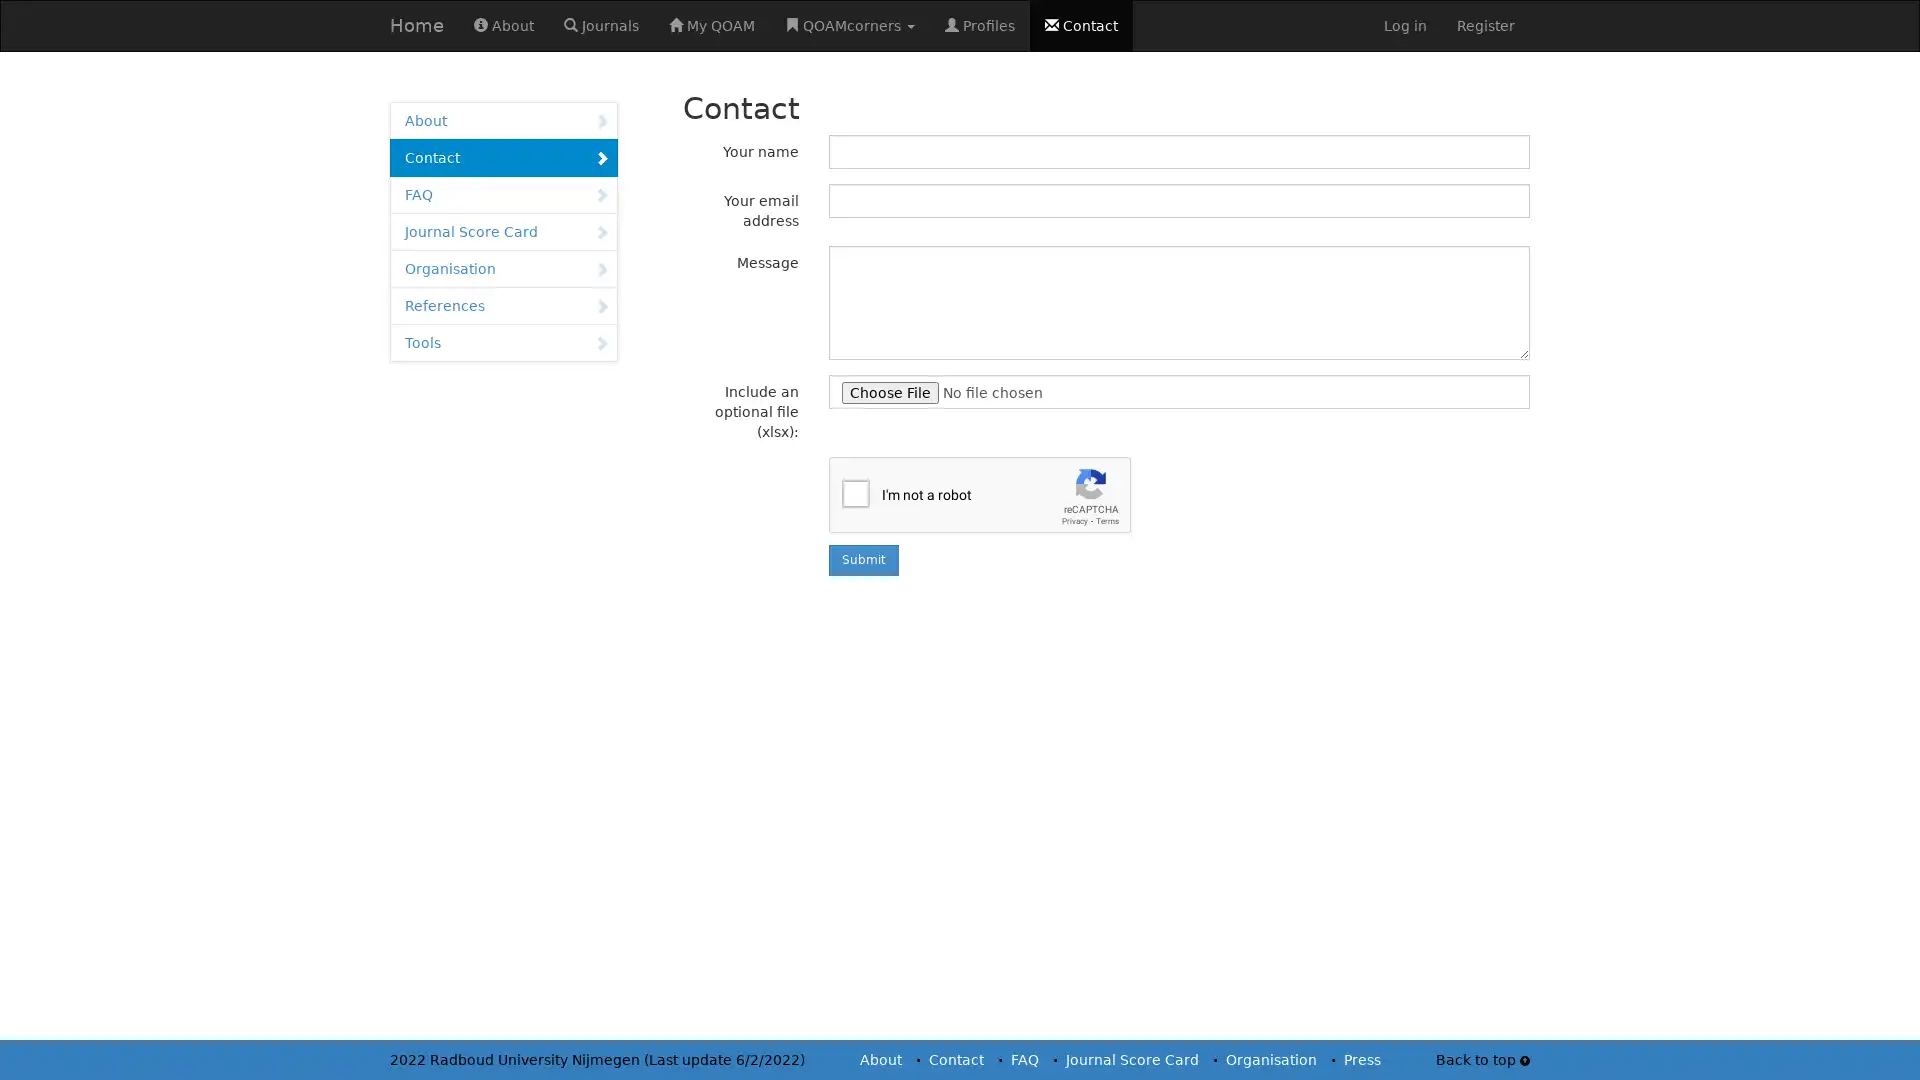  I want to click on Submit, so click(863, 560).